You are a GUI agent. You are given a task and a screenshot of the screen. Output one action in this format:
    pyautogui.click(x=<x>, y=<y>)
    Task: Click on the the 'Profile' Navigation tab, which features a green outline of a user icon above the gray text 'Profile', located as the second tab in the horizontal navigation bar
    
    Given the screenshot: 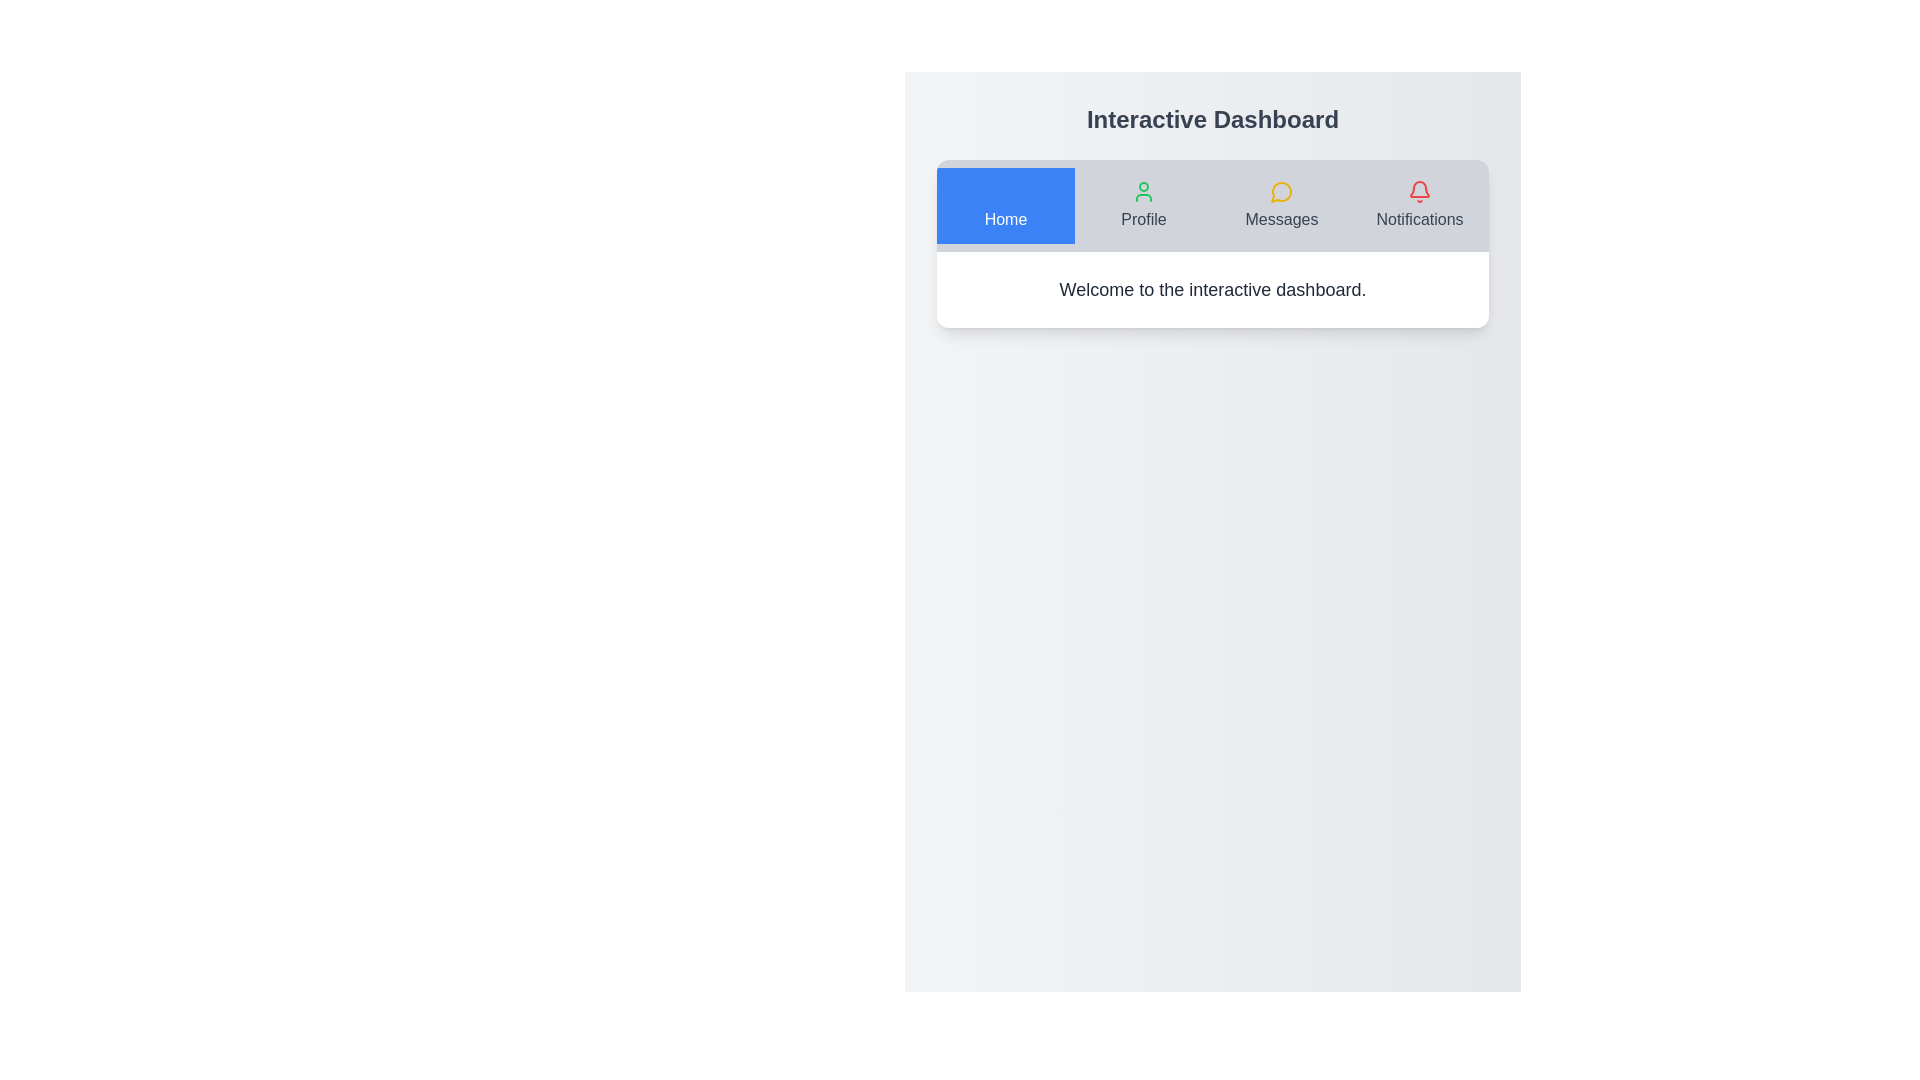 What is the action you would take?
    pyautogui.click(x=1143, y=205)
    